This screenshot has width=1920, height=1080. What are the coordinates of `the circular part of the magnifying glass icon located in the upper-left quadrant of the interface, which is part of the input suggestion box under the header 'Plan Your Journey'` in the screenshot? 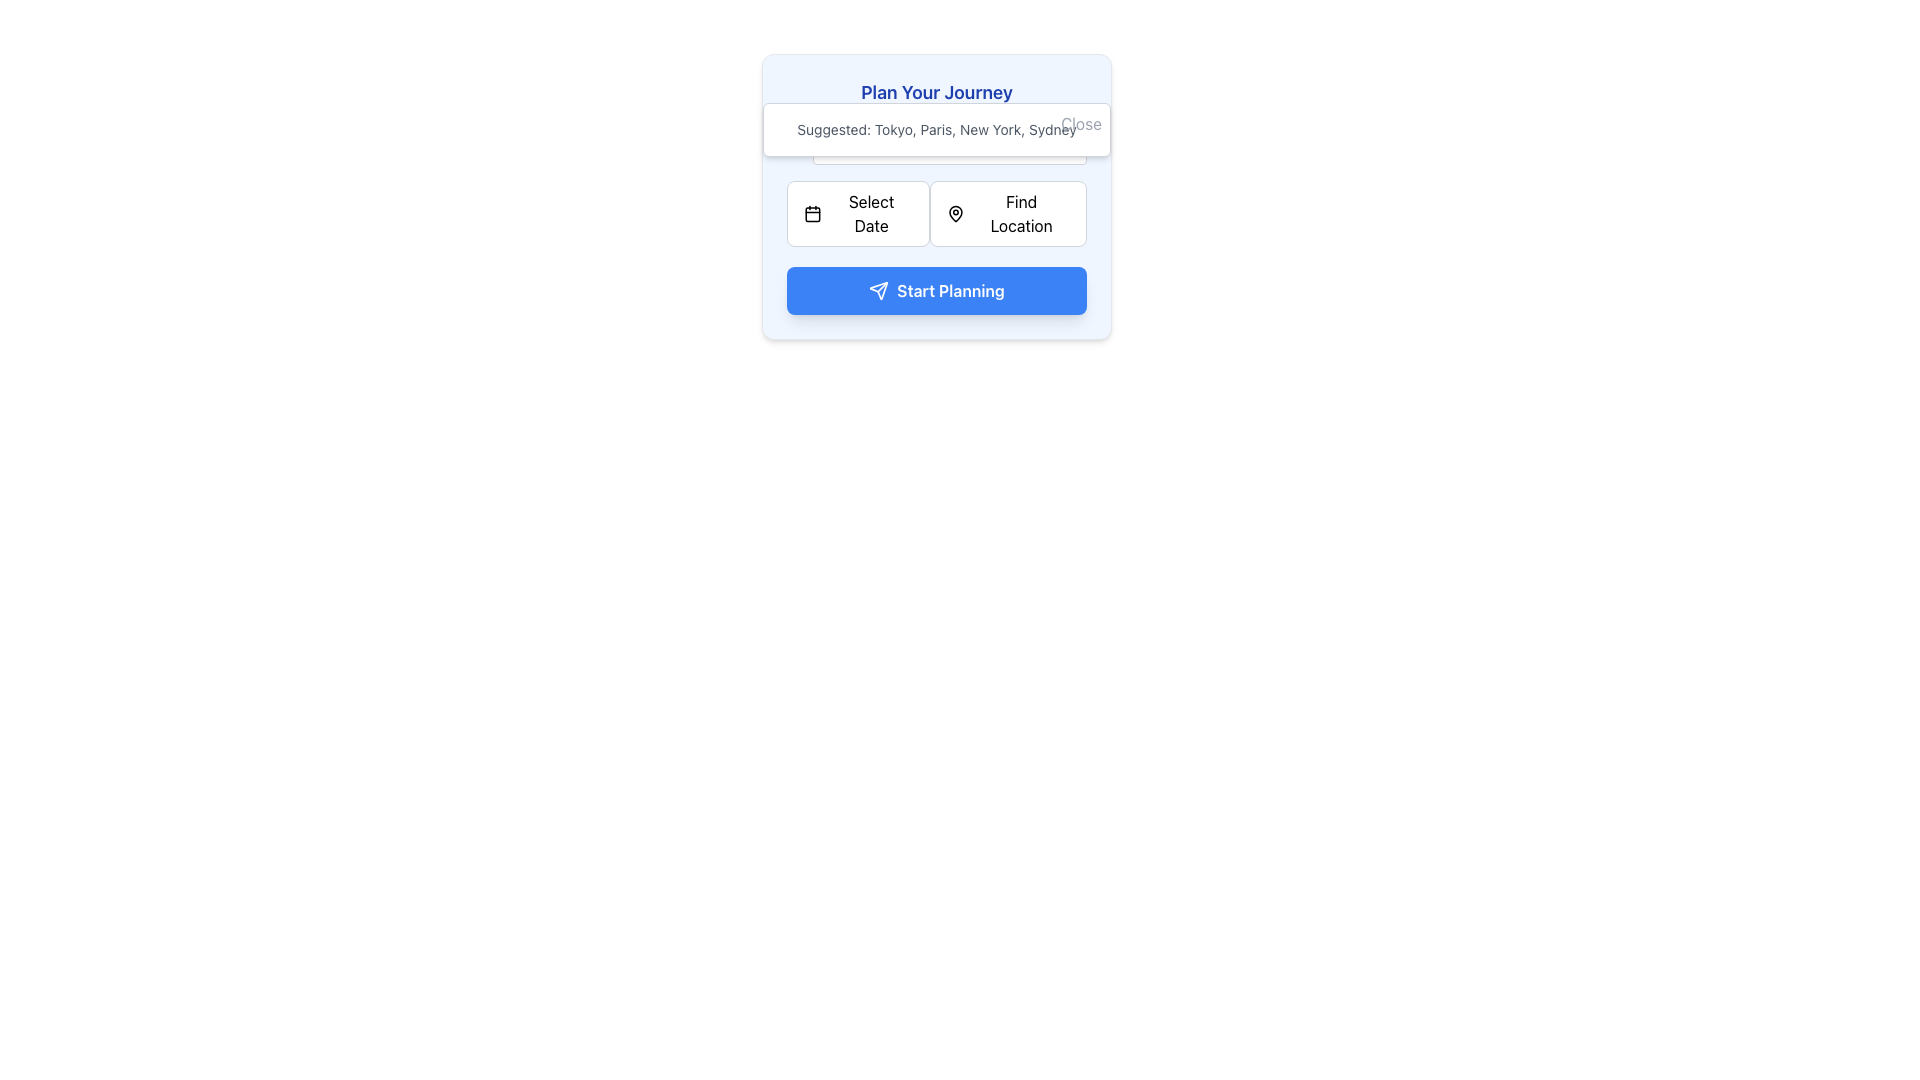 It's located at (794, 142).